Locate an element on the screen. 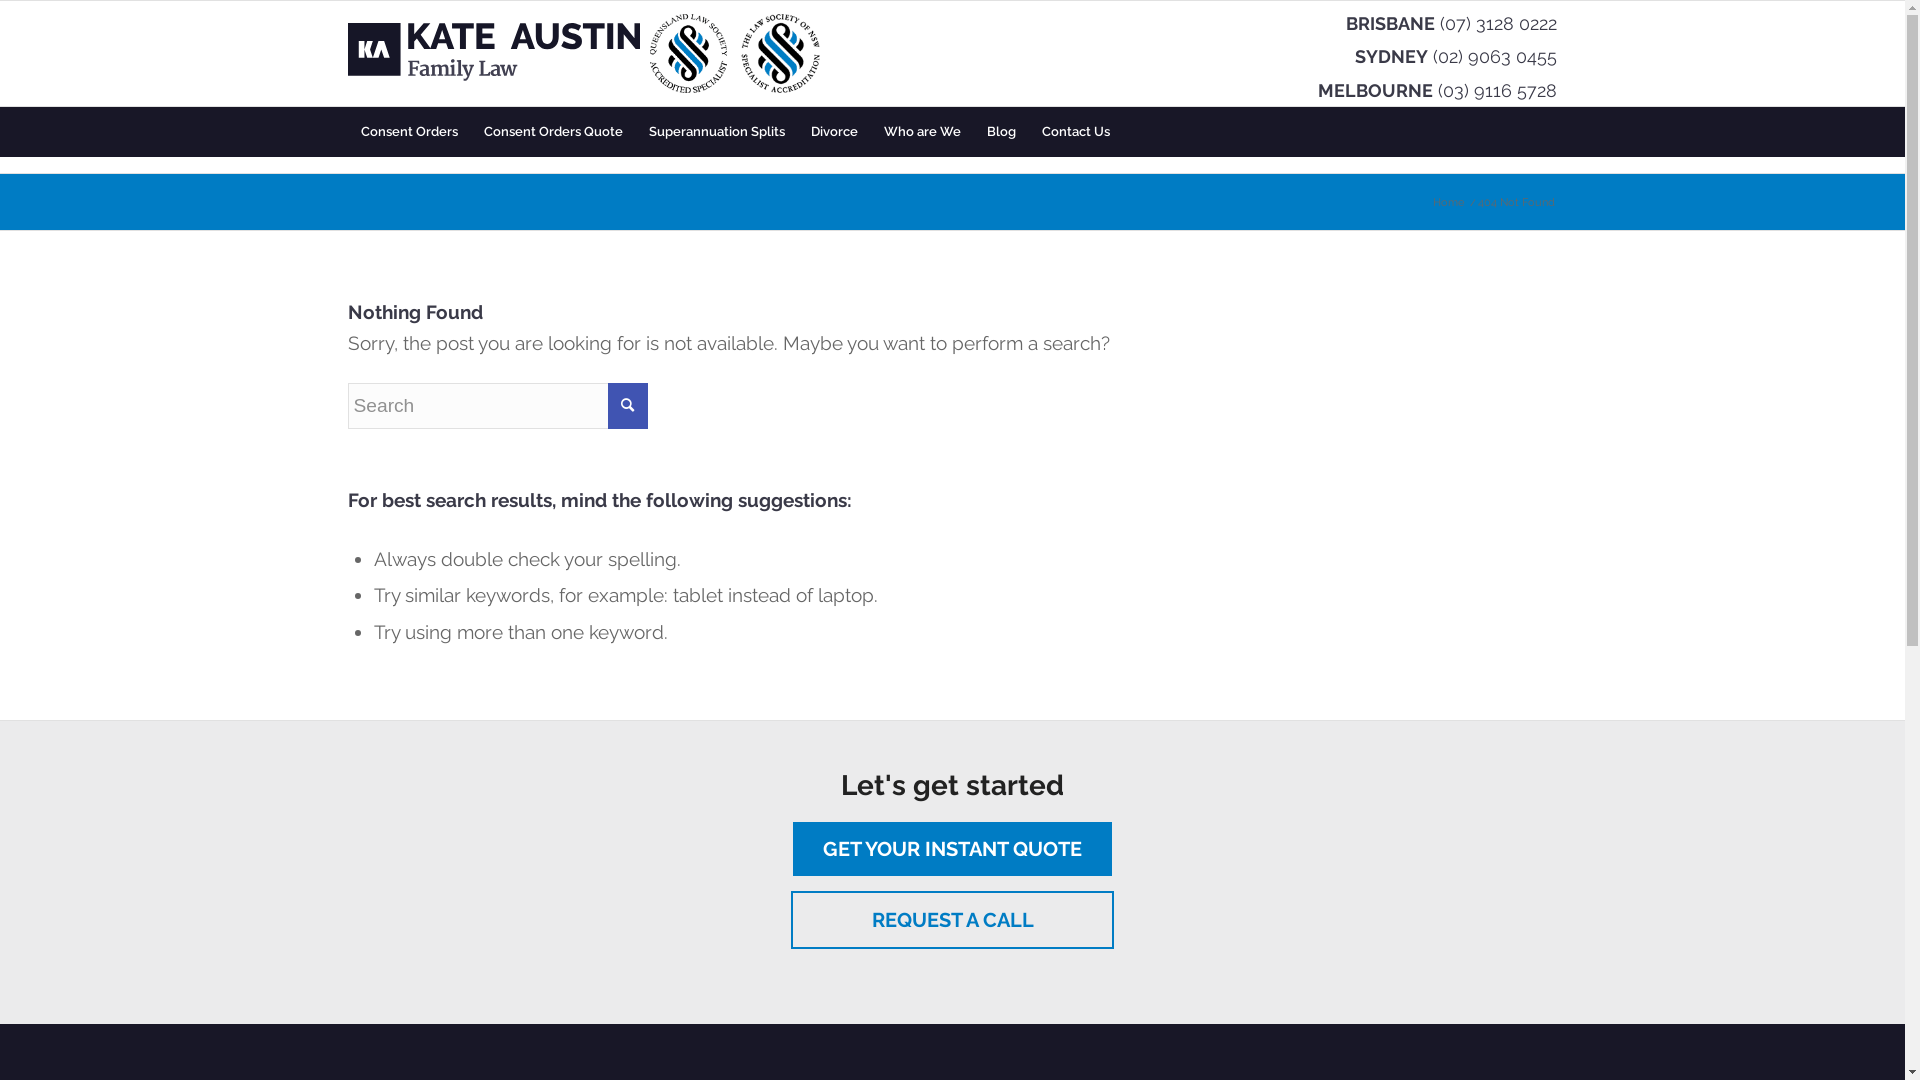  'BRISBANE (07) 3128 0222' is located at coordinates (1451, 22).